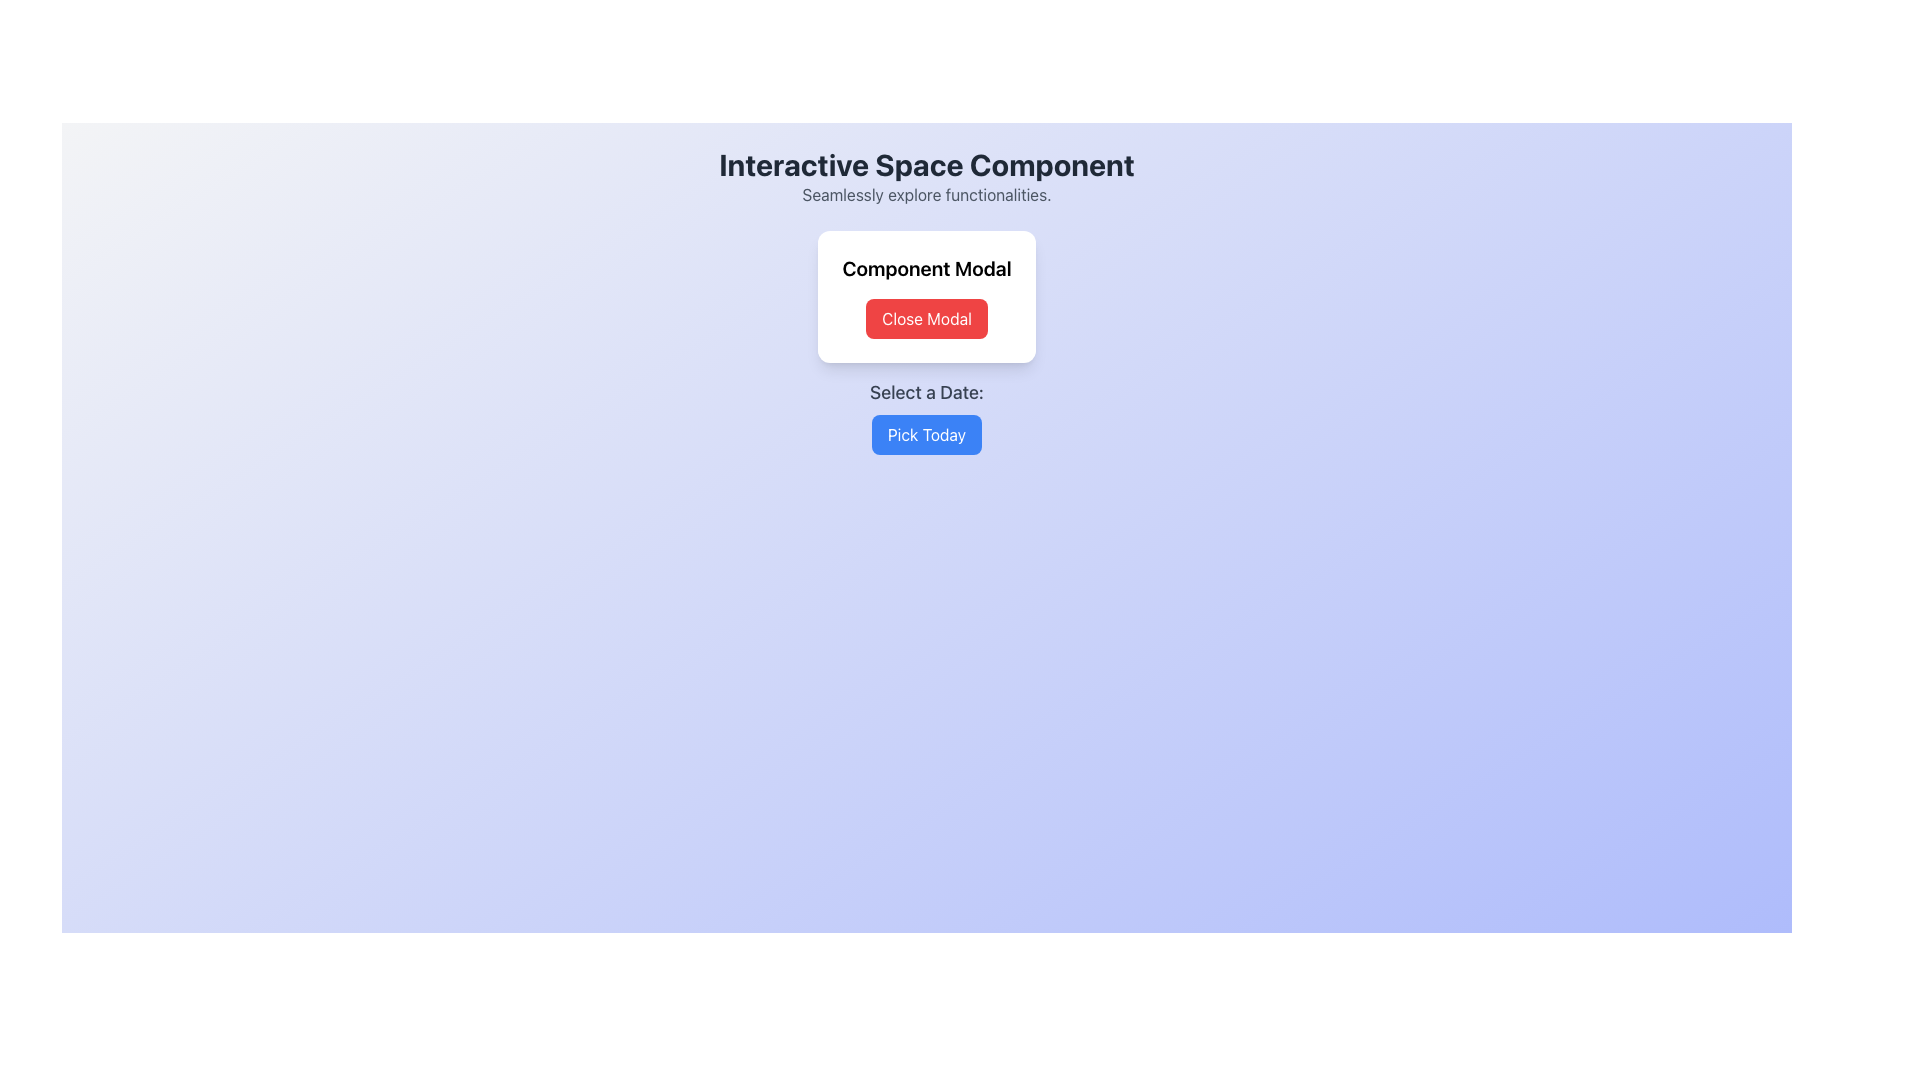 Image resolution: width=1920 pixels, height=1080 pixels. What do you see at coordinates (925, 434) in the screenshot?
I see `the button positioned below the label 'Select a Date:'` at bounding box center [925, 434].